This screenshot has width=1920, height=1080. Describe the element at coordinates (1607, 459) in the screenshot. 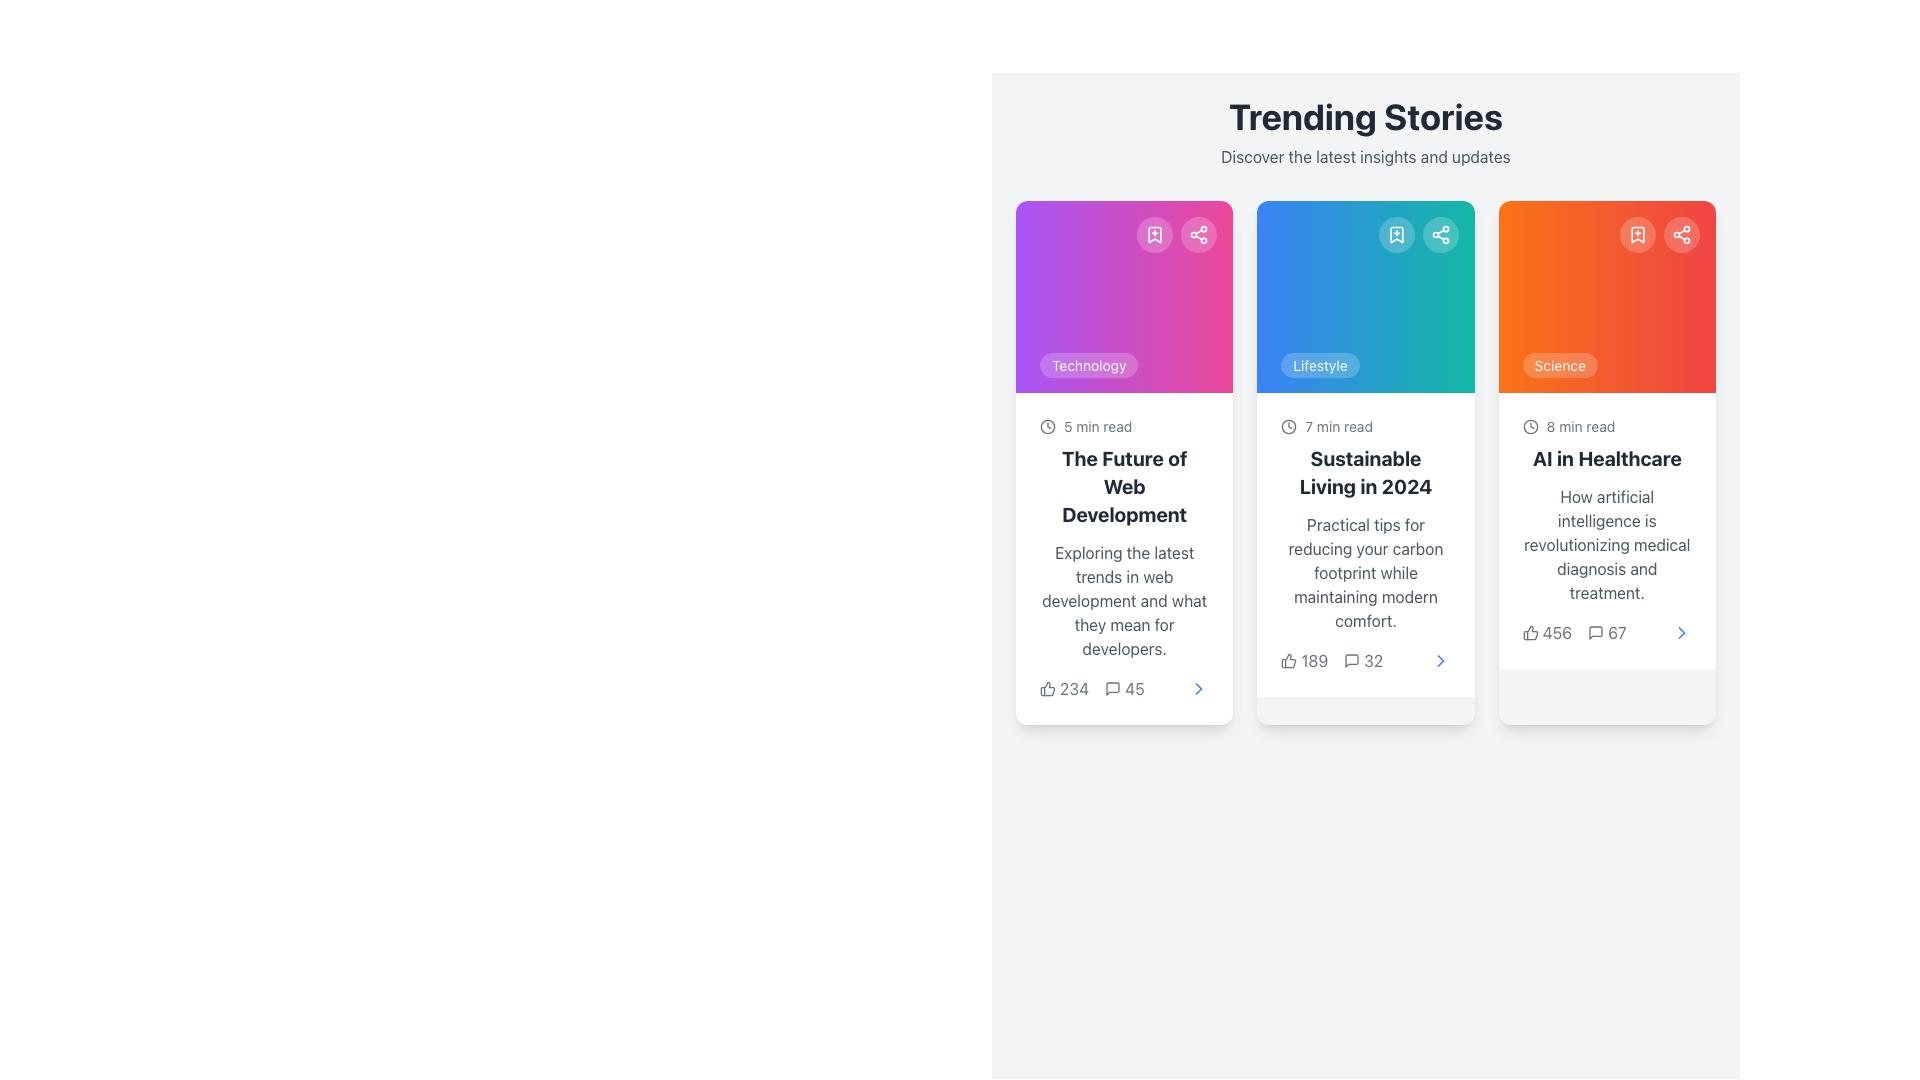

I see `text label displaying 'AI in Healthcare', which is centrally located within a white card-like background at the top of the description section` at that location.